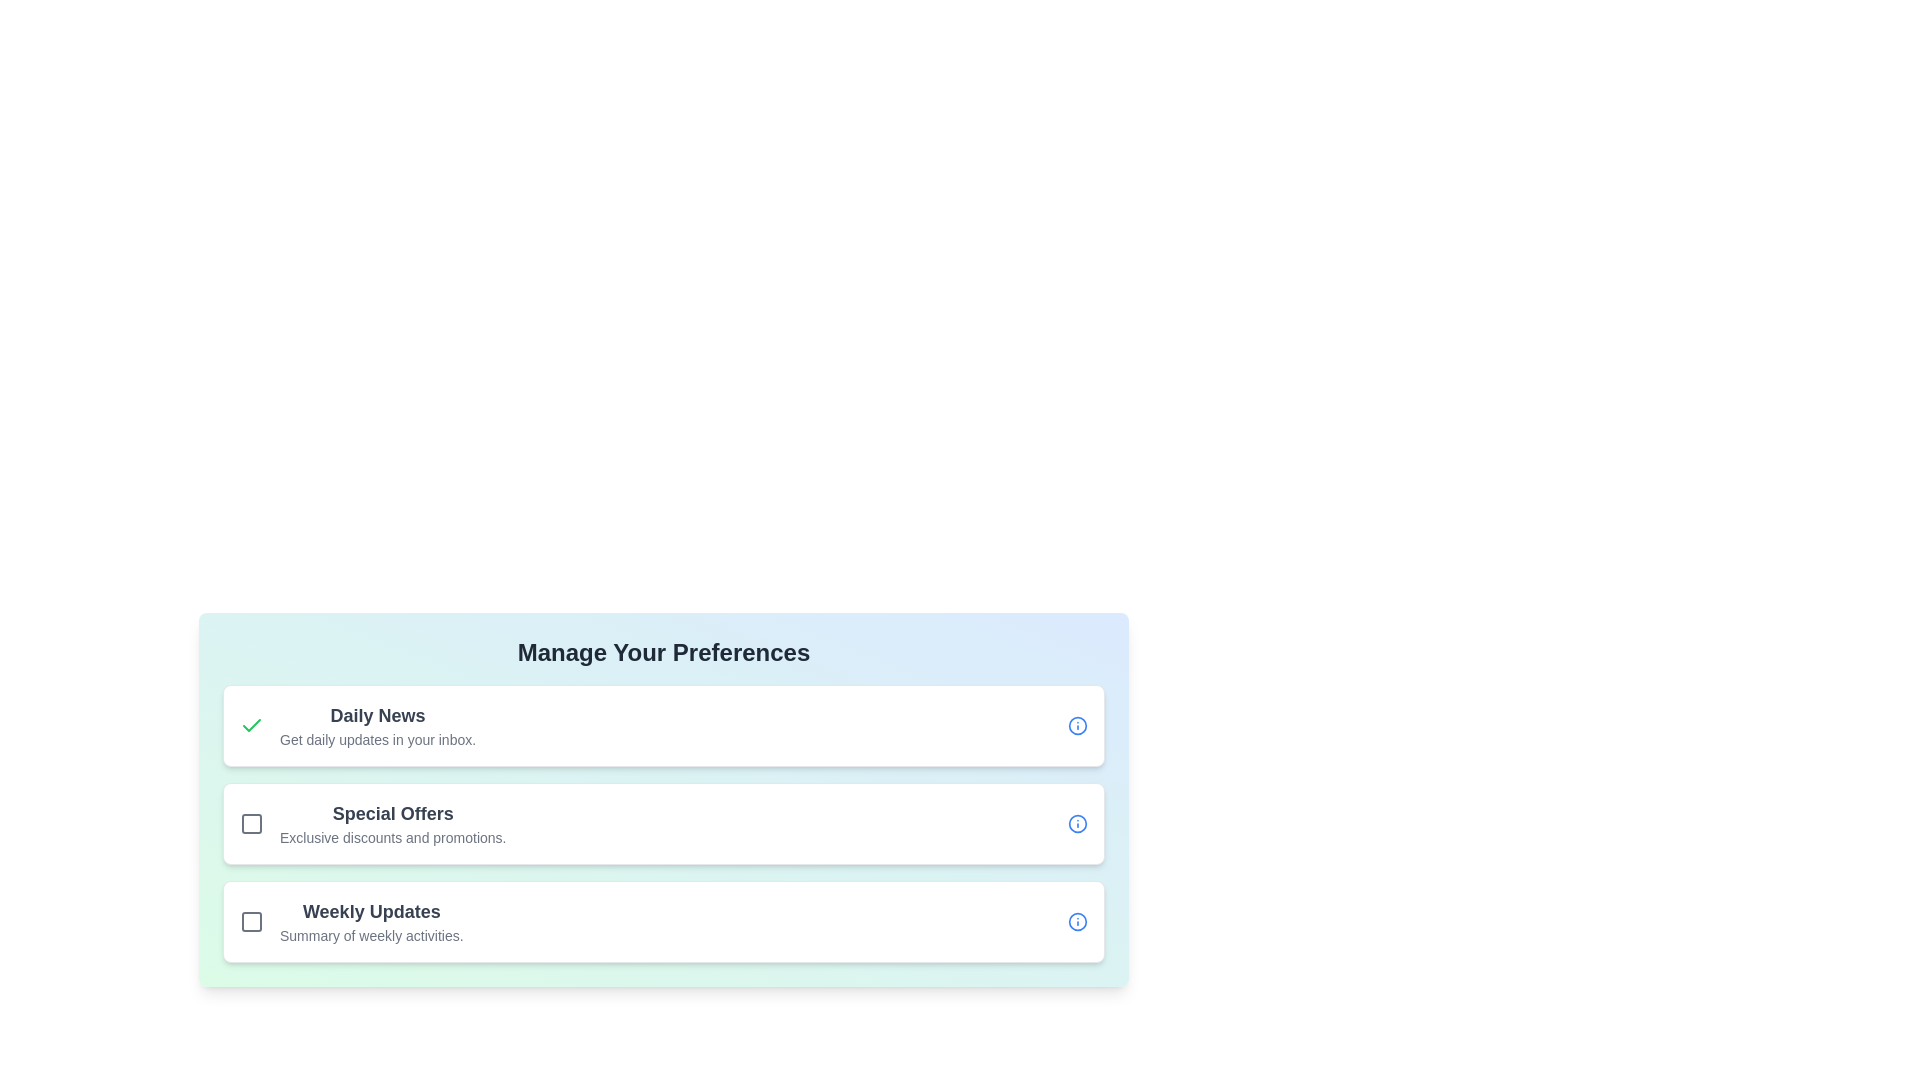  Describe the element at coordinates (1077, 824) in the screenshot. I see `the SVG Circle element, which is a circular shape with a blue outline and white interior, located at the right end of the 'Special Offers' row in the preference selection list UI` at that location.